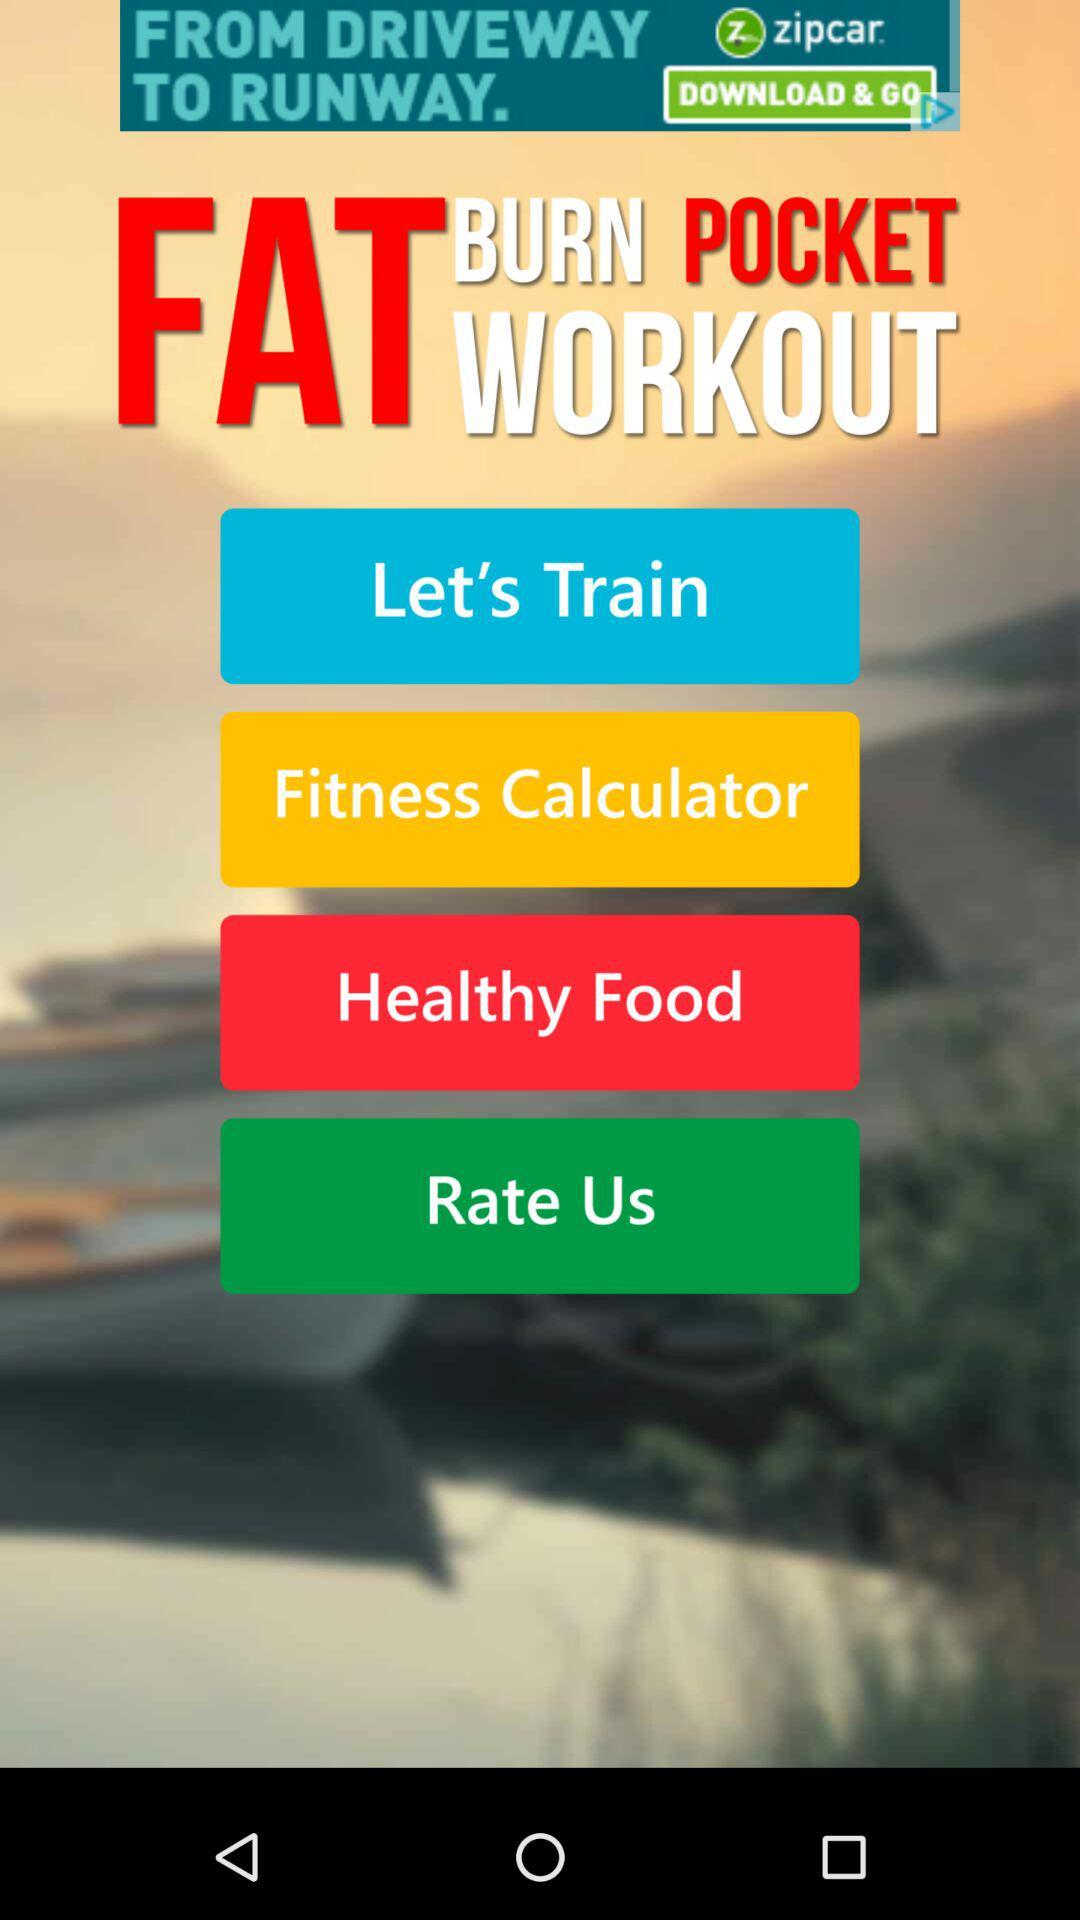  I want to click on begin training, so click(540, 595).